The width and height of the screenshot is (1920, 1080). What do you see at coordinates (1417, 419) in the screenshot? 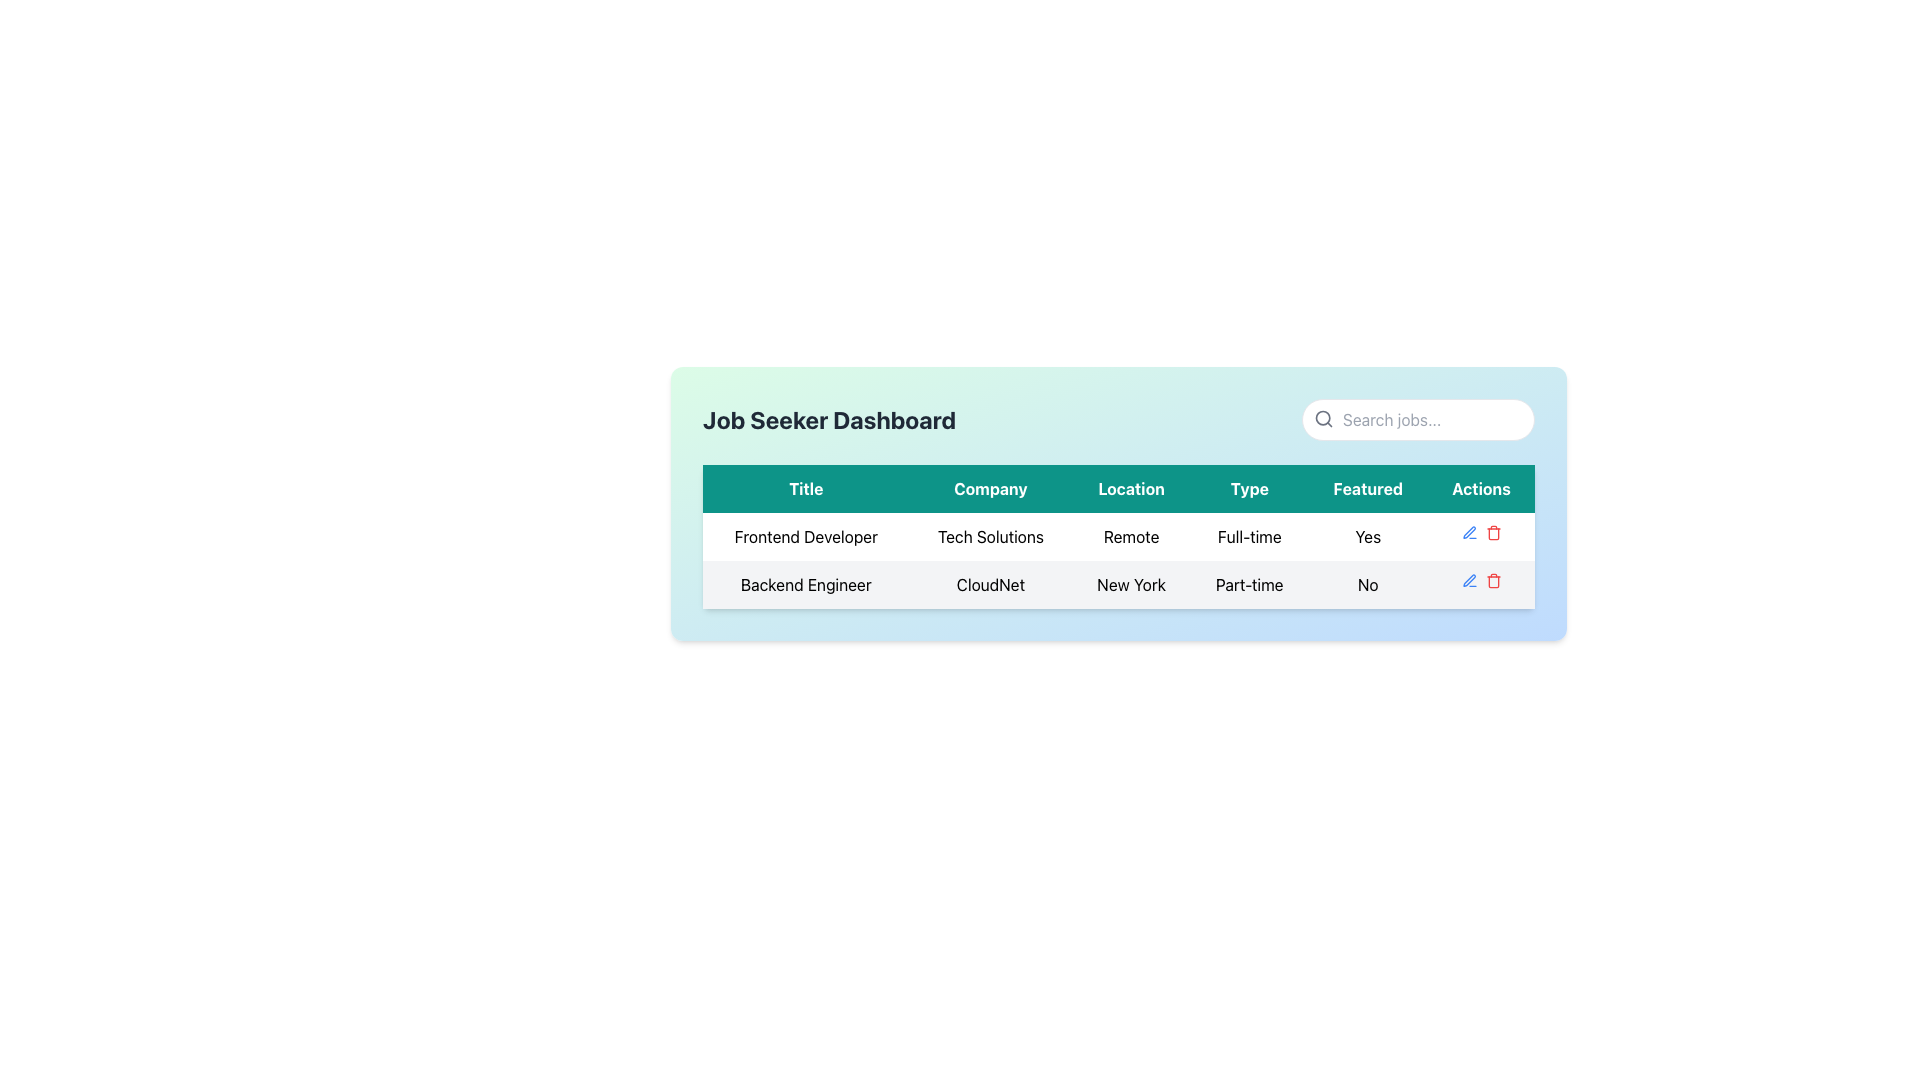
I see `the search text input field with placeholder 'Search jobs...' located in the top-right section of the Job Seeker Dashboard interface` at bounding box center [1417, 419].